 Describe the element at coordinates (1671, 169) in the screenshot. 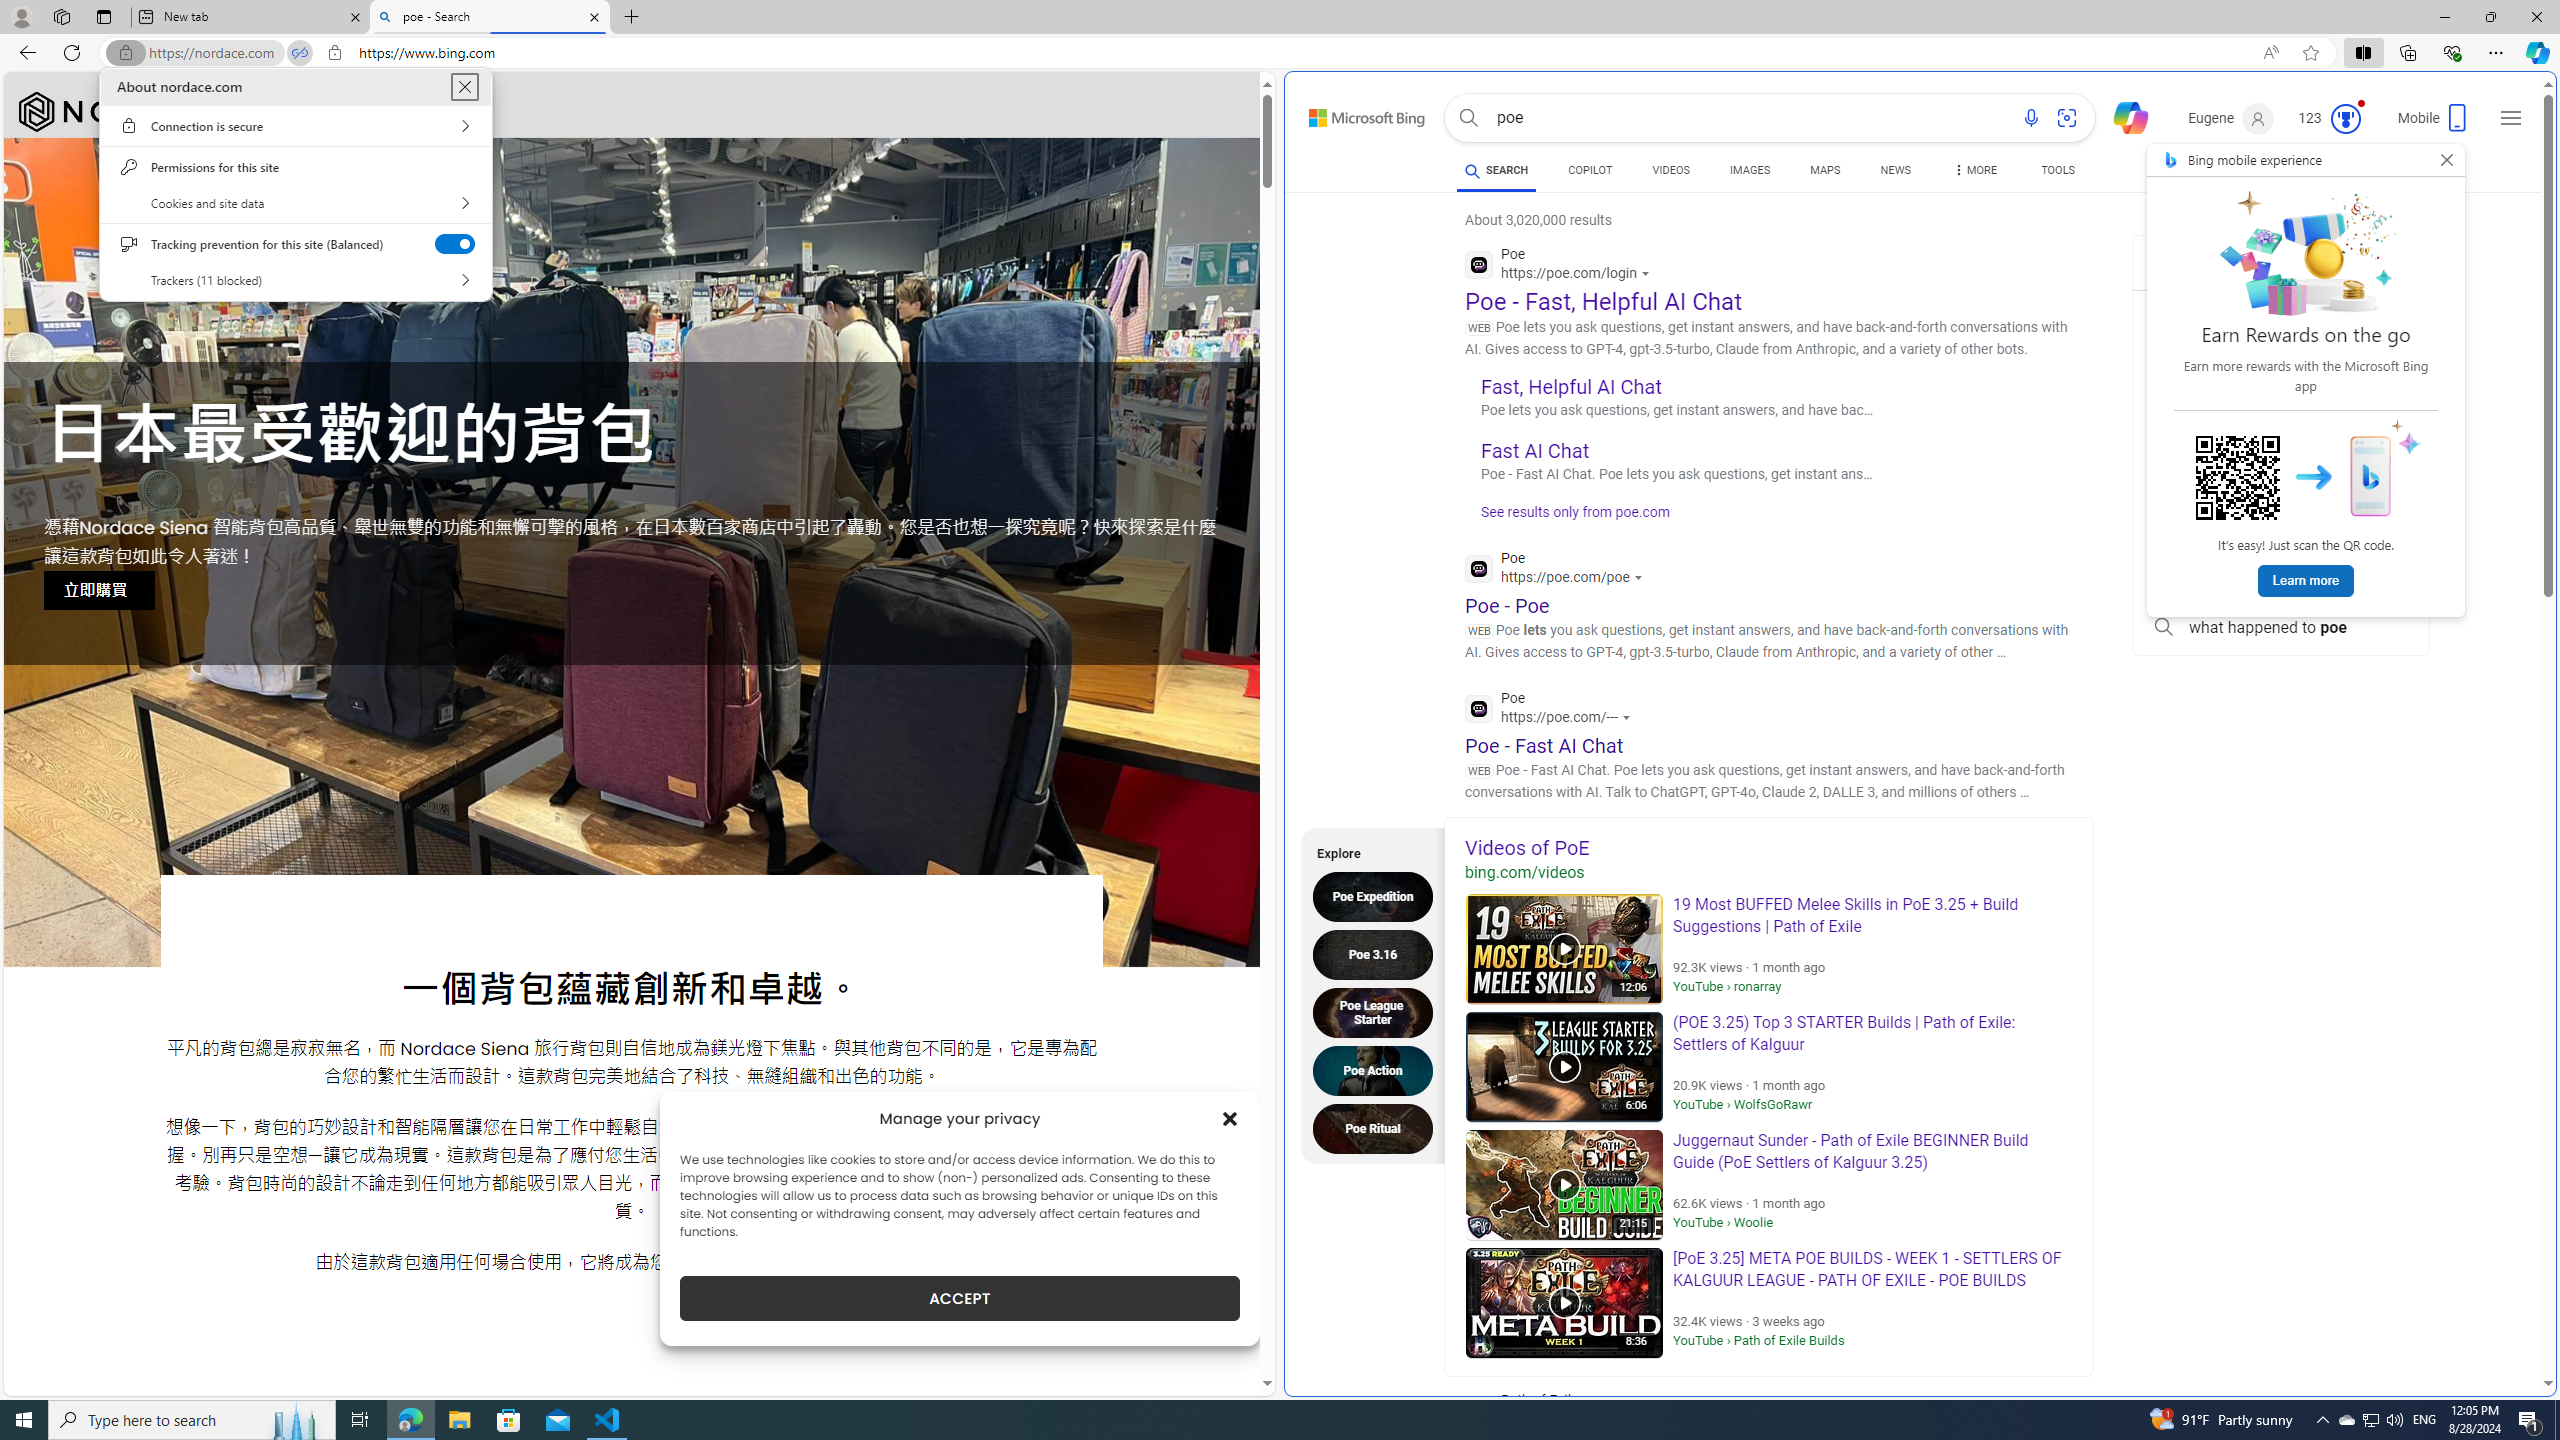

I see `'VIDEOS'` at that location.